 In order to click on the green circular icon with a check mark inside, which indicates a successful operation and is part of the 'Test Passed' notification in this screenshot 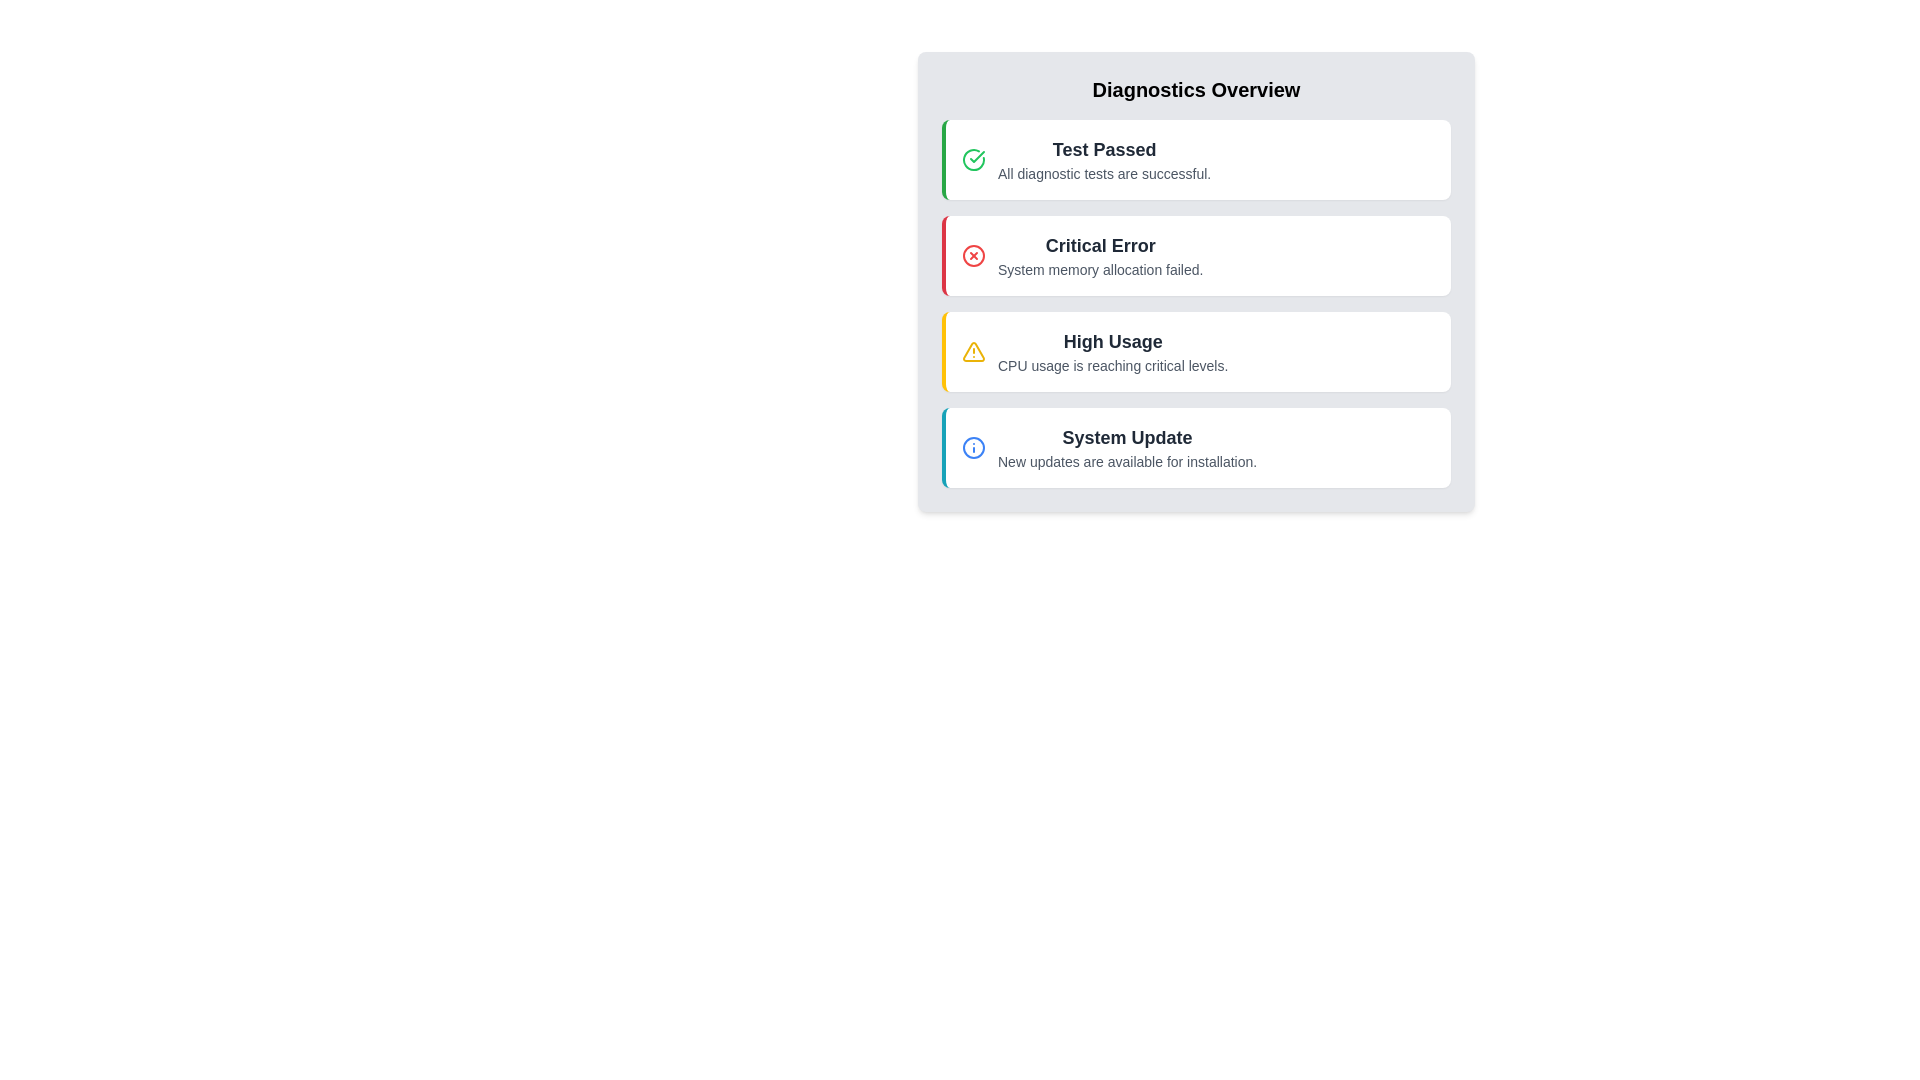, I will do `click(974, 158)`.